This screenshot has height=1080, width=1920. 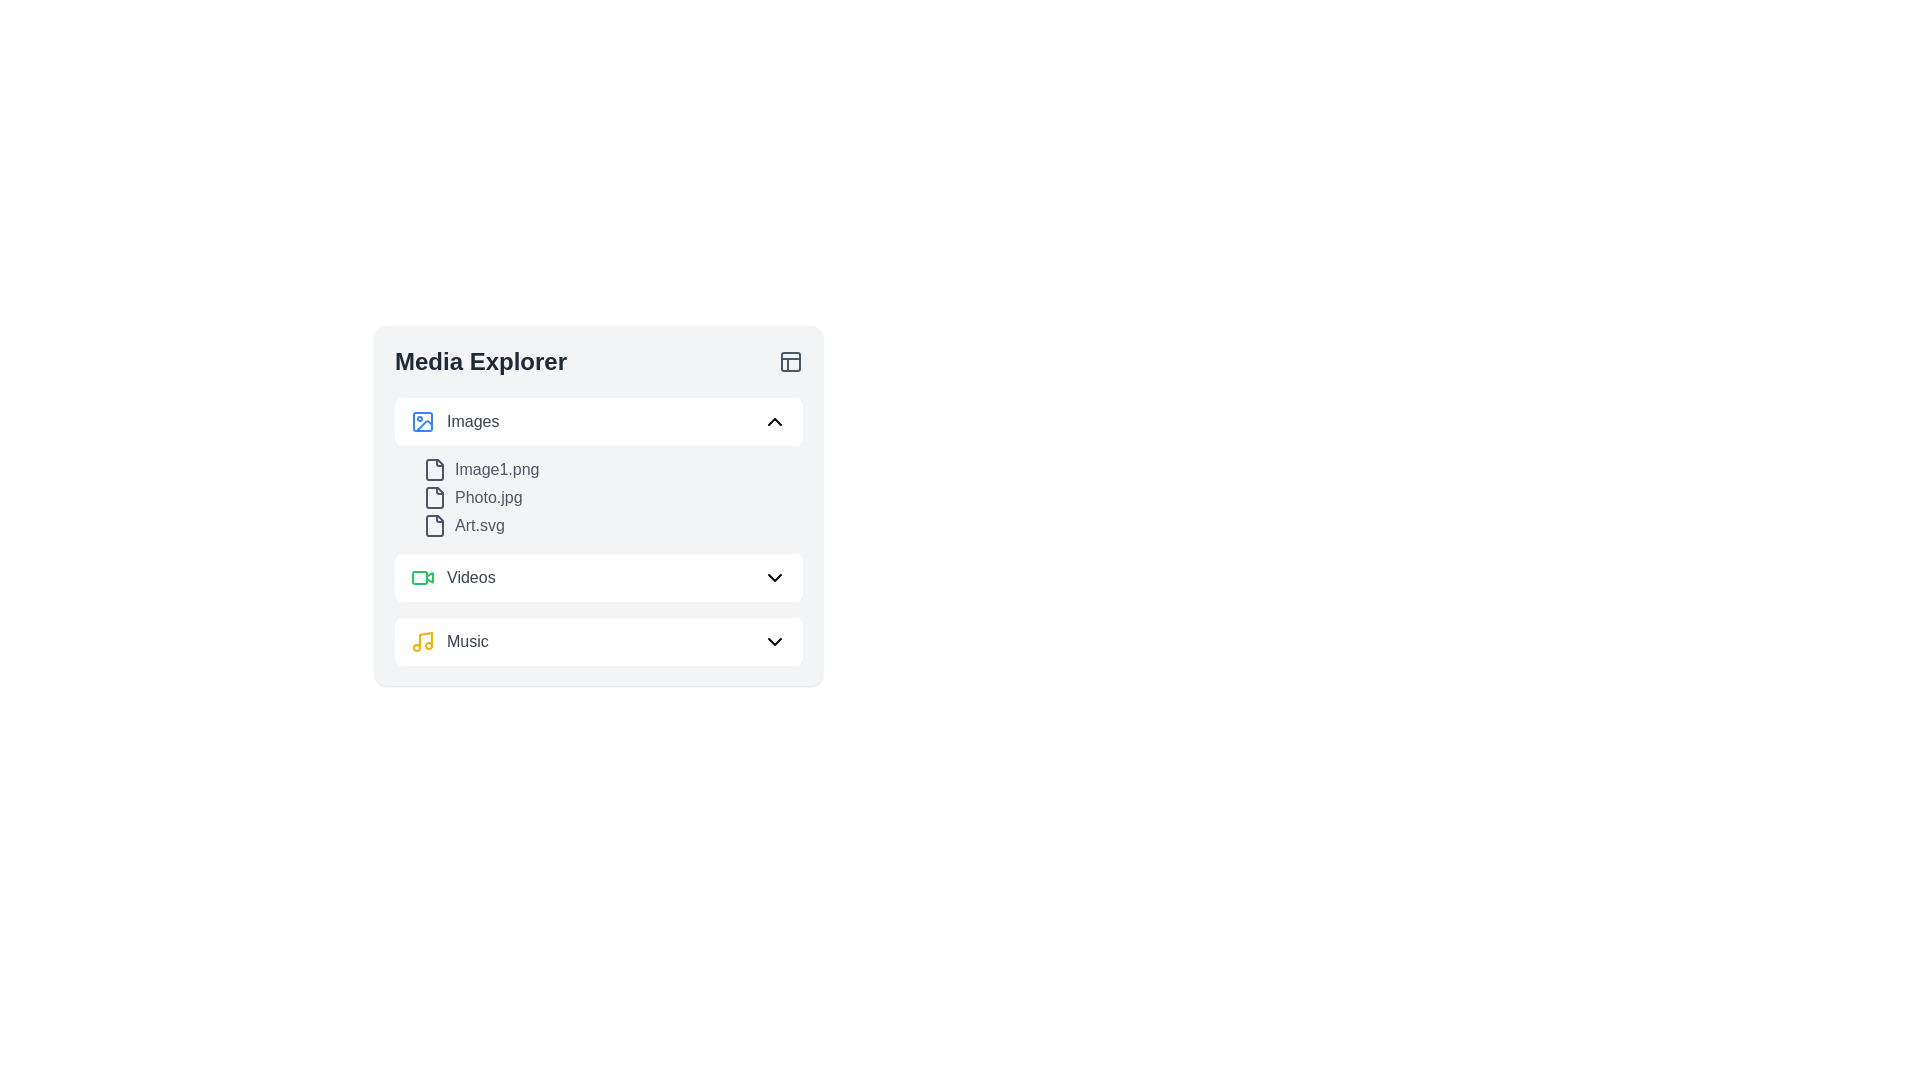 What do you see at coordinates (466, 641) in the screenshot?
I see `the 'Music' text label that is located to the right of the musical note icon in the 'Videos' section of the Media Explorer UI` at bounding box center [466, 641].